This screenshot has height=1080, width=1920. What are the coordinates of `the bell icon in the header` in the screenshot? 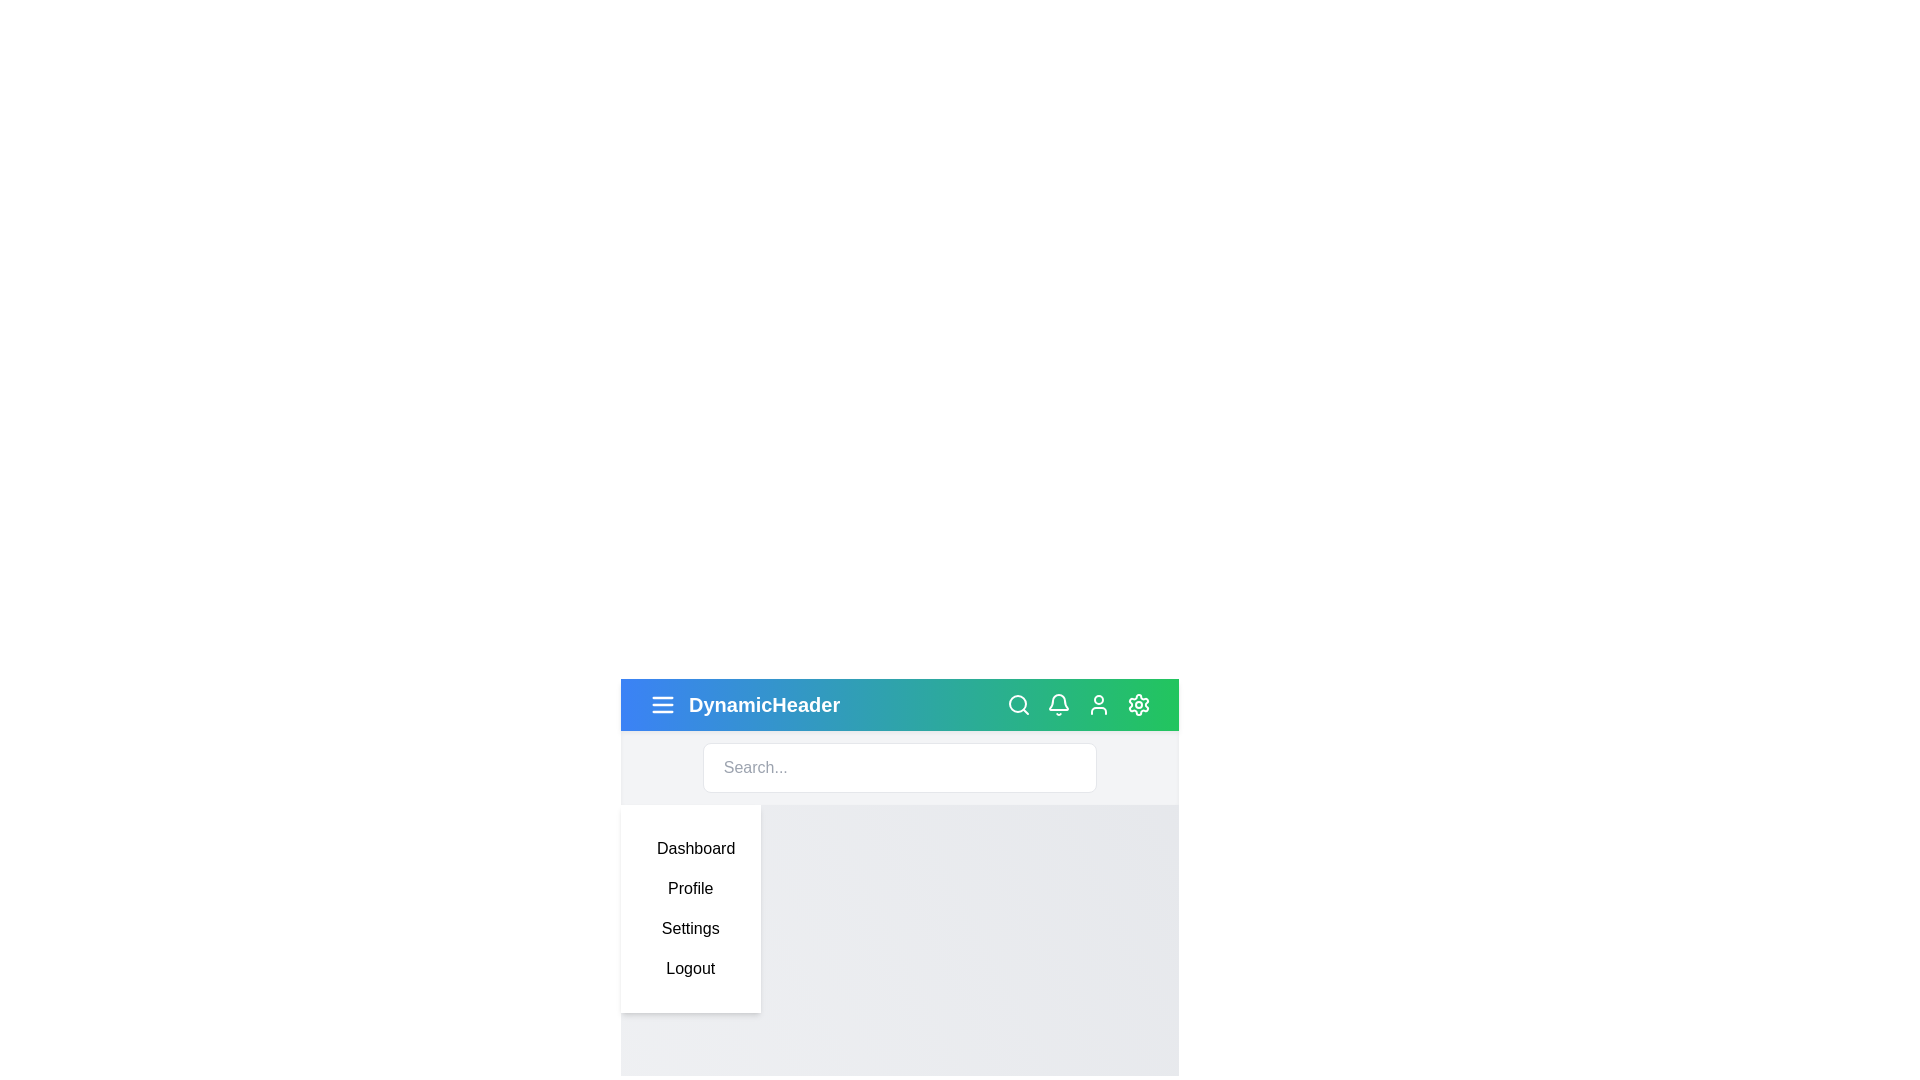 It's located at (1058, 704).